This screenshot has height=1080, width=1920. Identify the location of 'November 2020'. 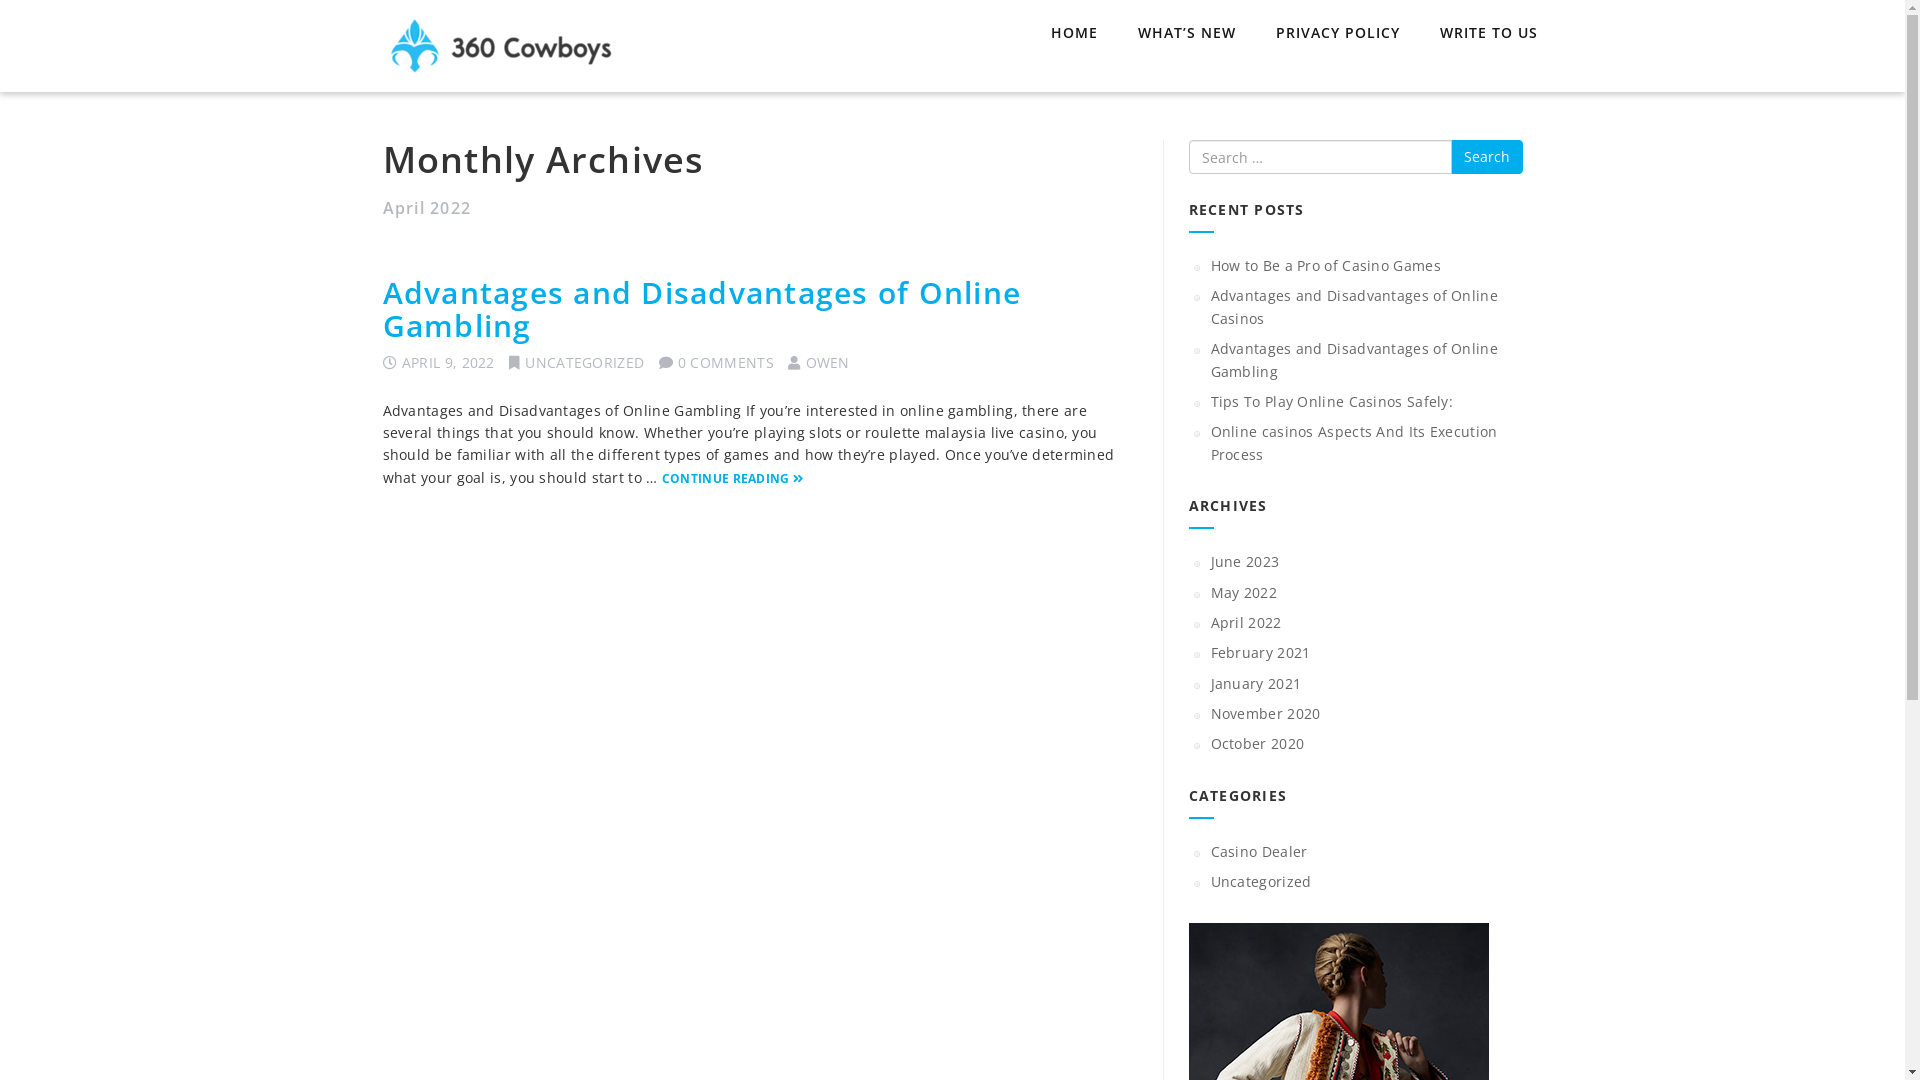
(1264, 712).